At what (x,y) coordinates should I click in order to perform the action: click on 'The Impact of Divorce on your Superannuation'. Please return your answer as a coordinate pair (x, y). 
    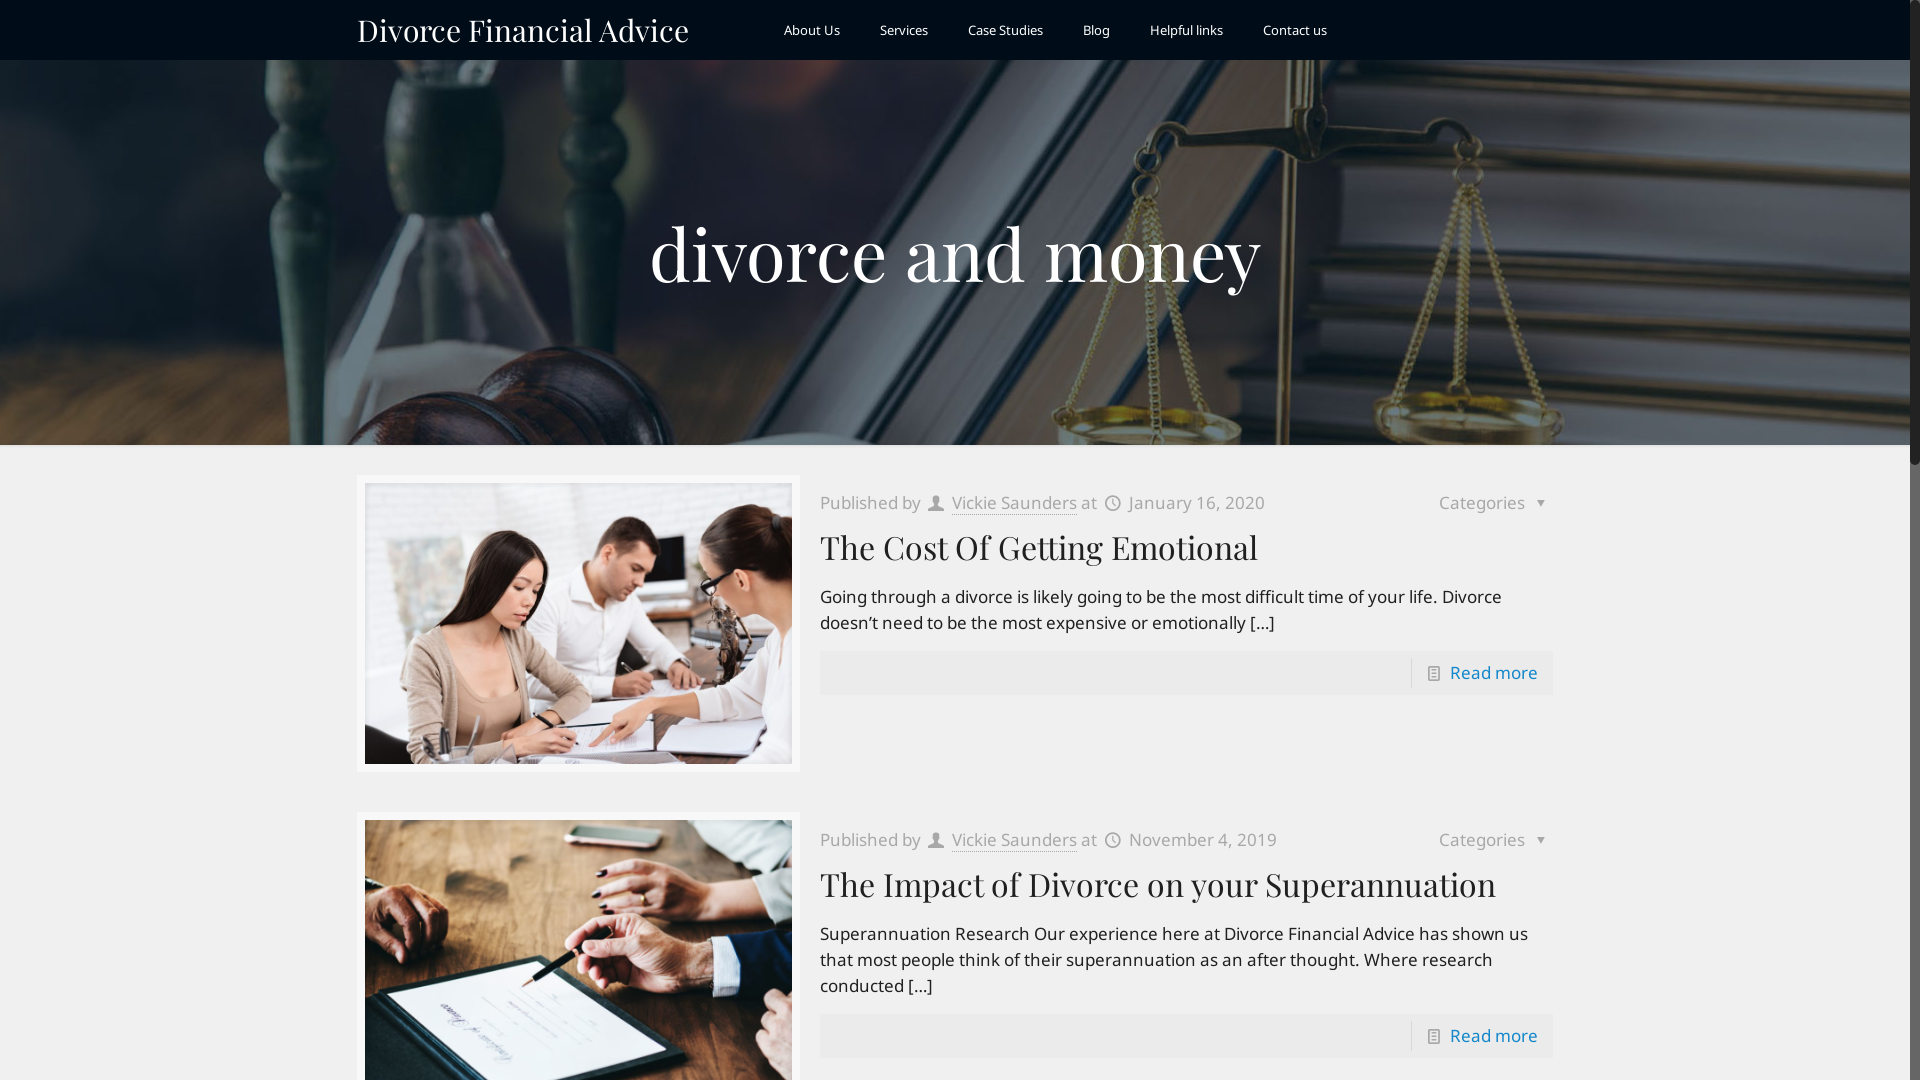
    Looking at the image, I should click on (1157, 882).